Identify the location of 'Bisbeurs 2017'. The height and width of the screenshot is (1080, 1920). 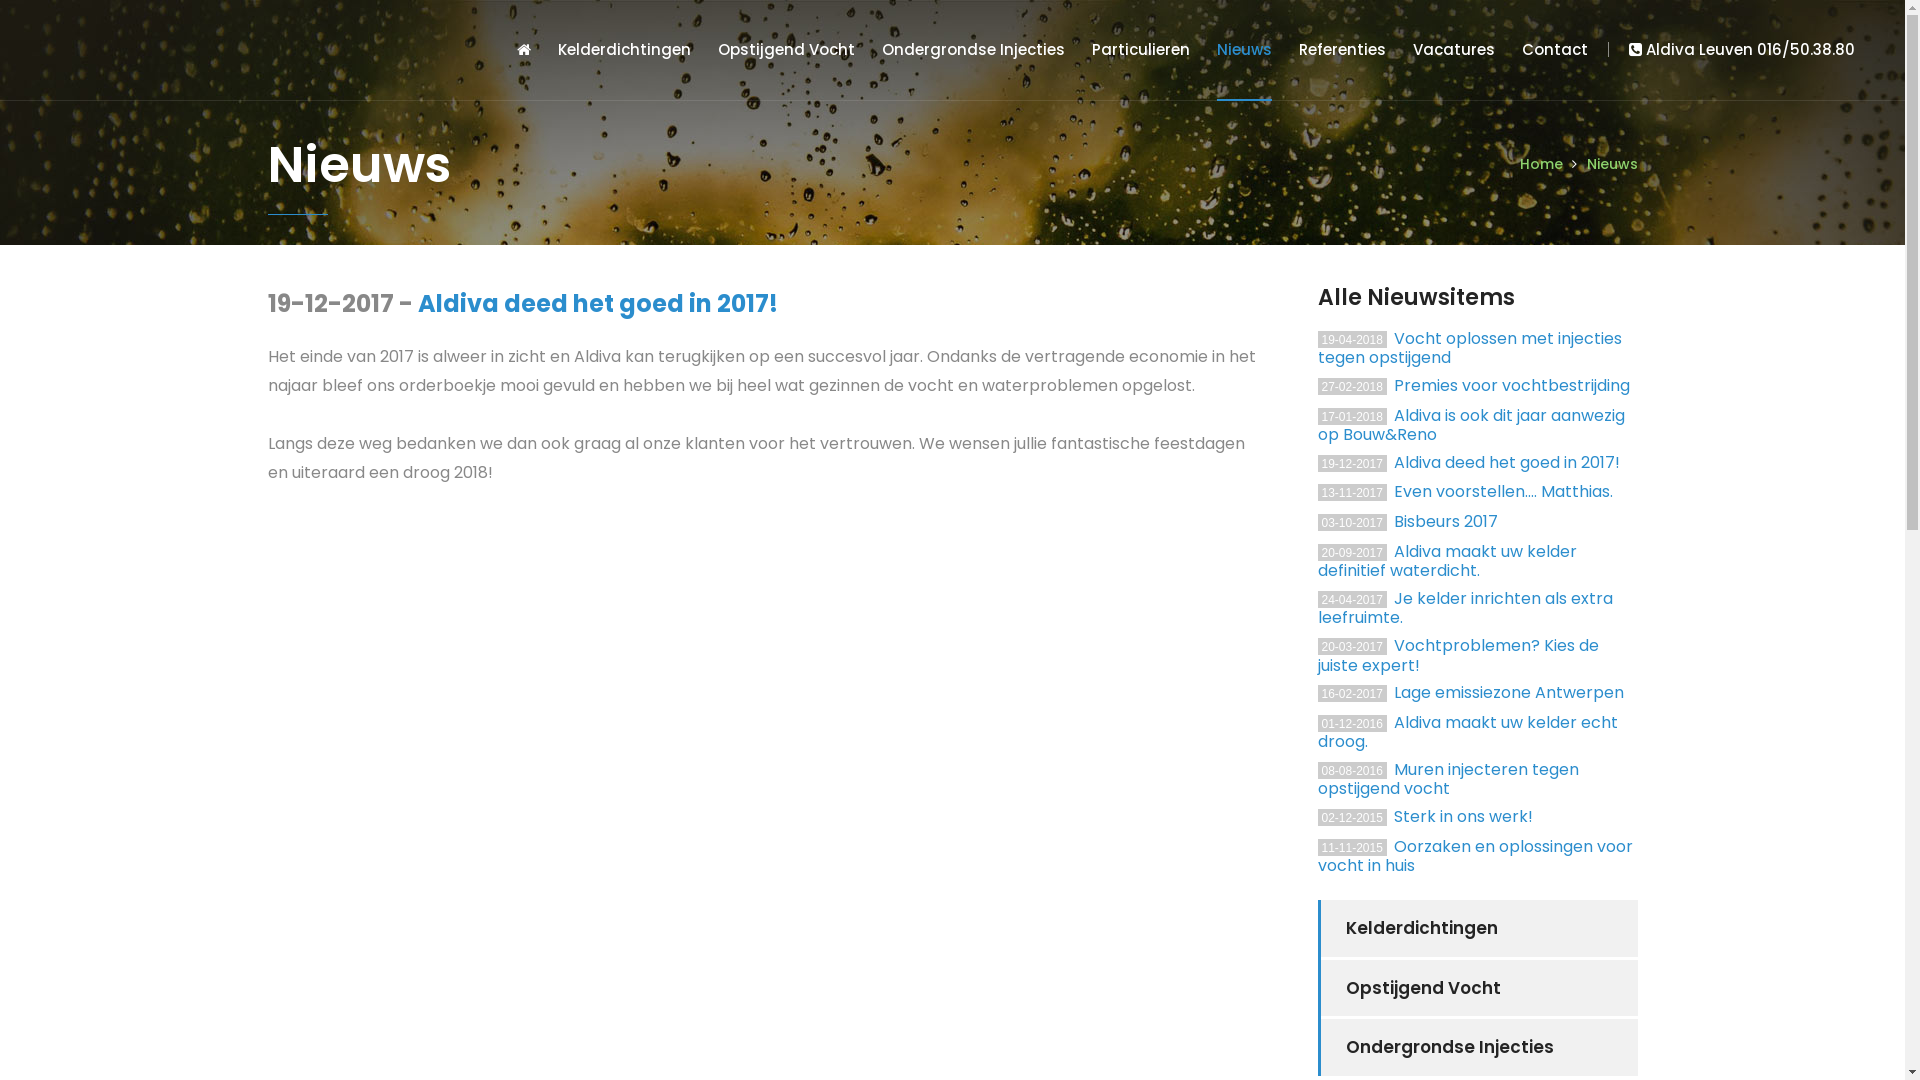
(1445, 520).